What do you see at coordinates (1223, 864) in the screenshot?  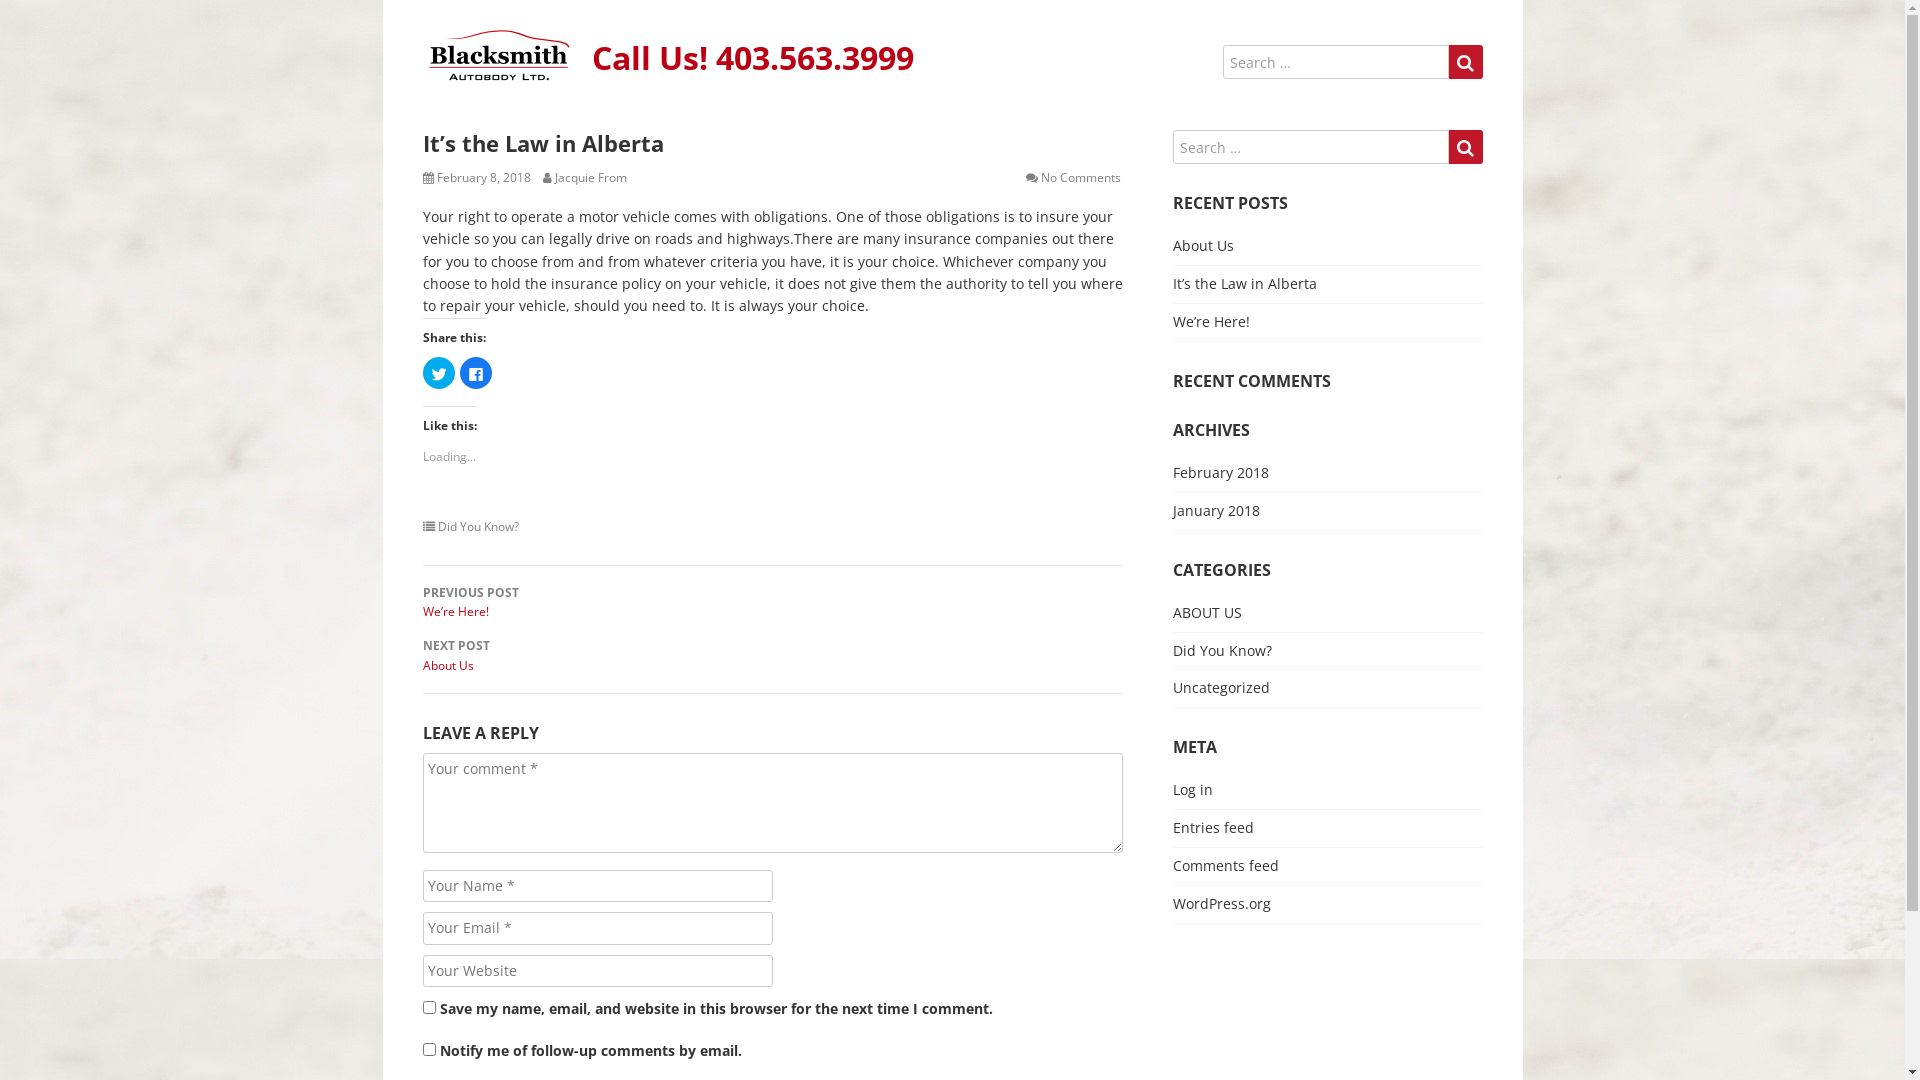 I see `'Comments feed'` at bounding box center [1223, 864].